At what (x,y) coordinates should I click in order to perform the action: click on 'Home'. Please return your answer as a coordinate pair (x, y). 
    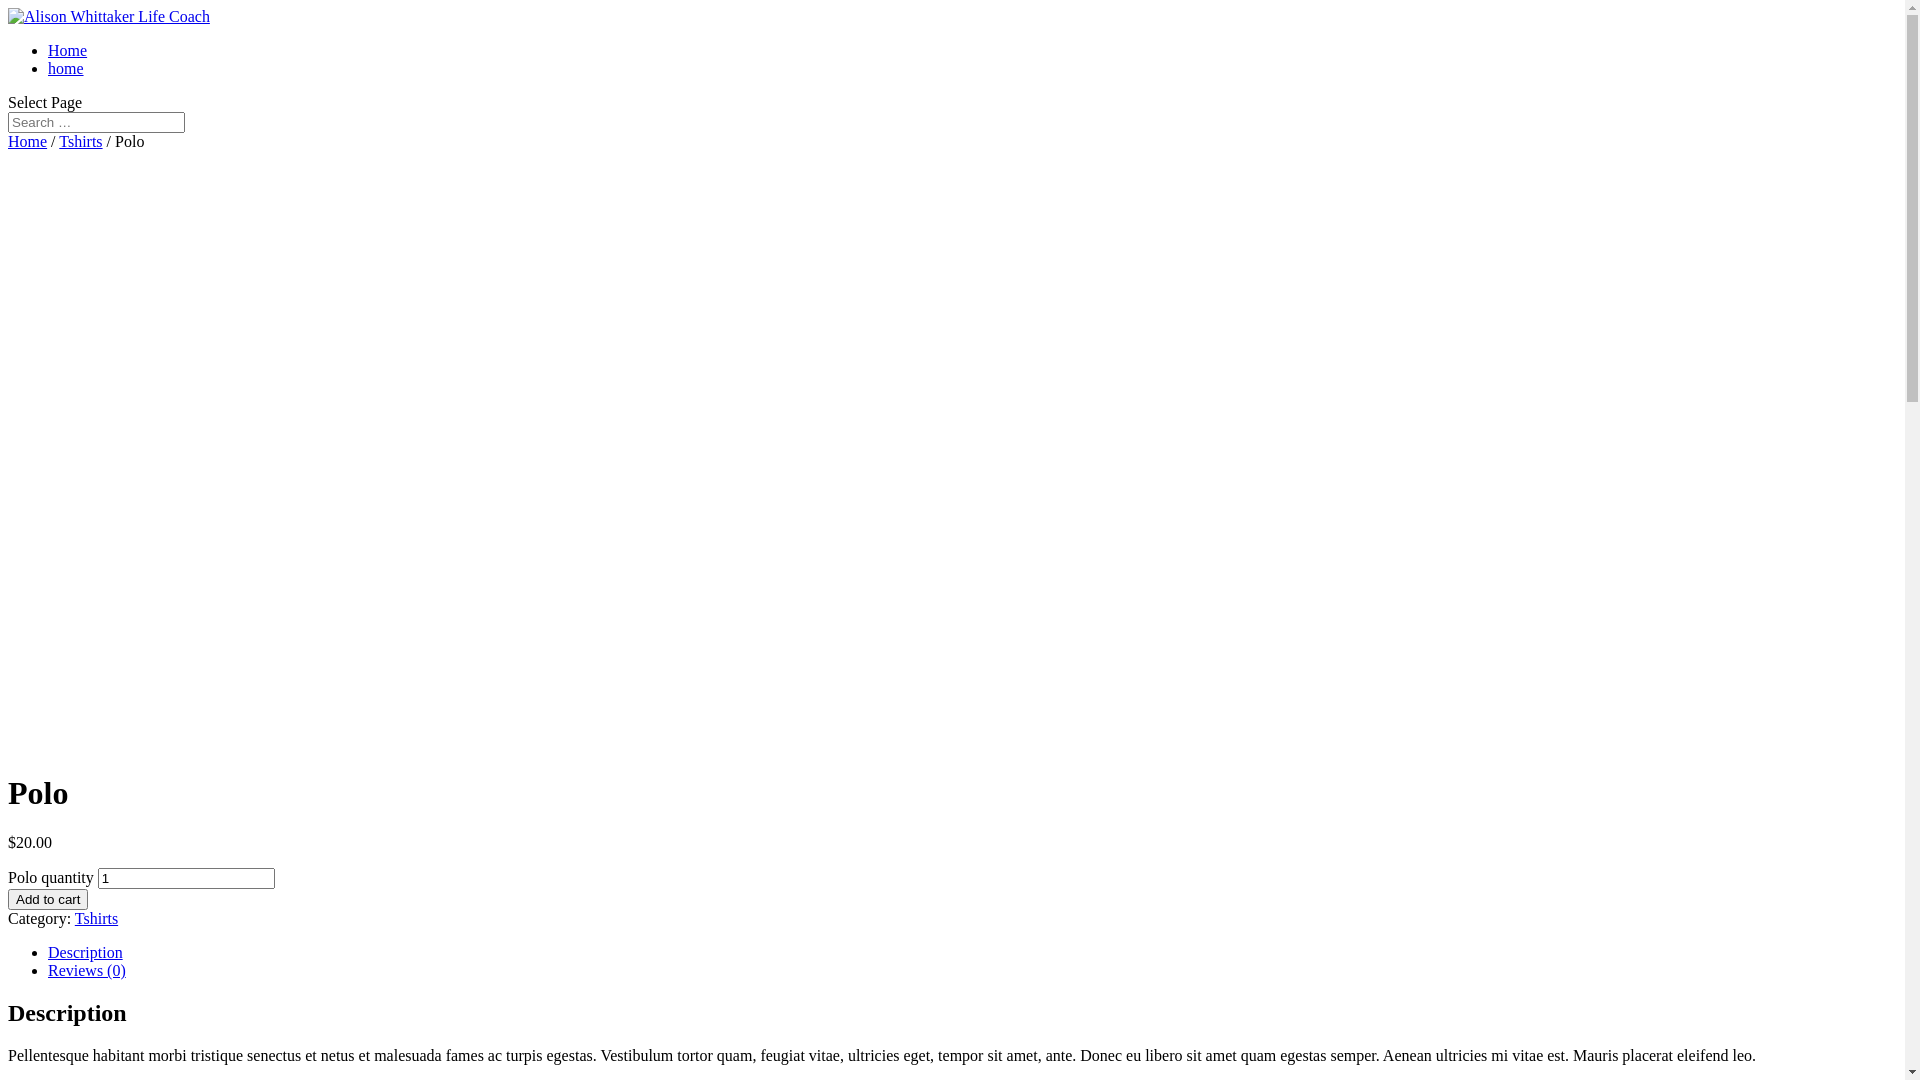
    Looking at the image, I should click on (27, 140).